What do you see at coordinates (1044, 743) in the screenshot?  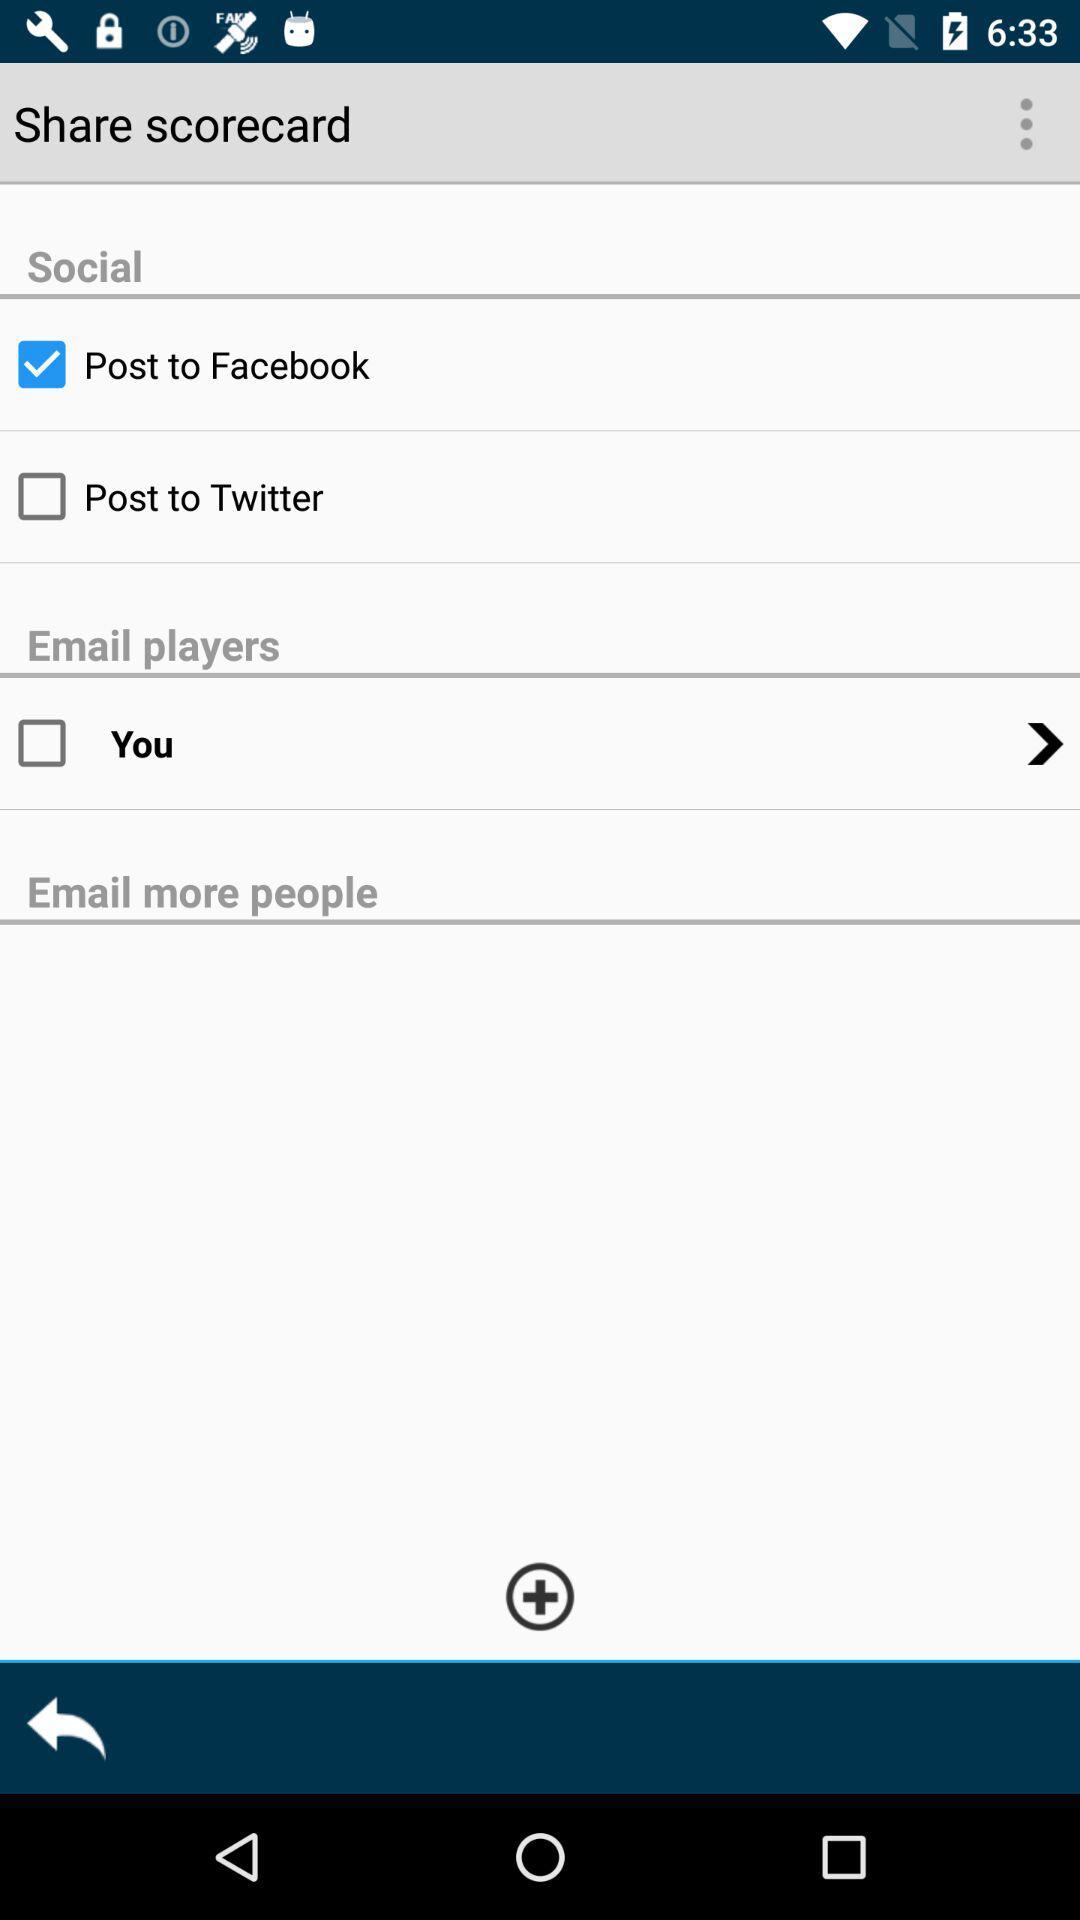 I see `arrow at right side of you` at bounding box center [1044, 743].